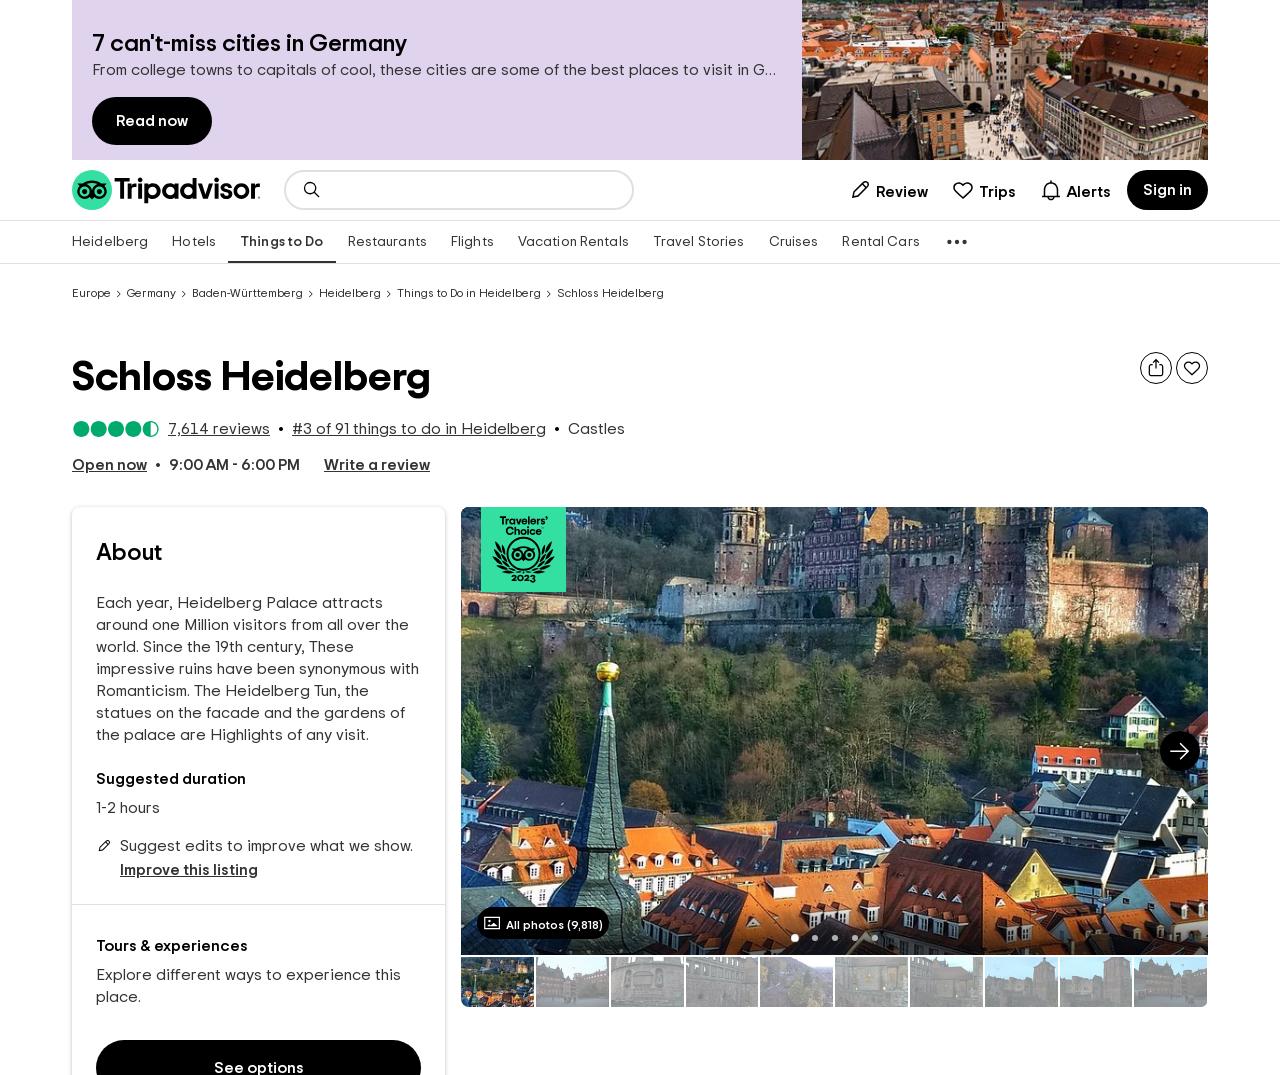 Image resolution: width=1280 pixels, height=1075 pixels. Describe the element at coordinates (290, 428) in the screenshot. I see `'#3 of 91 things to do in Heidelberg'` at that location.